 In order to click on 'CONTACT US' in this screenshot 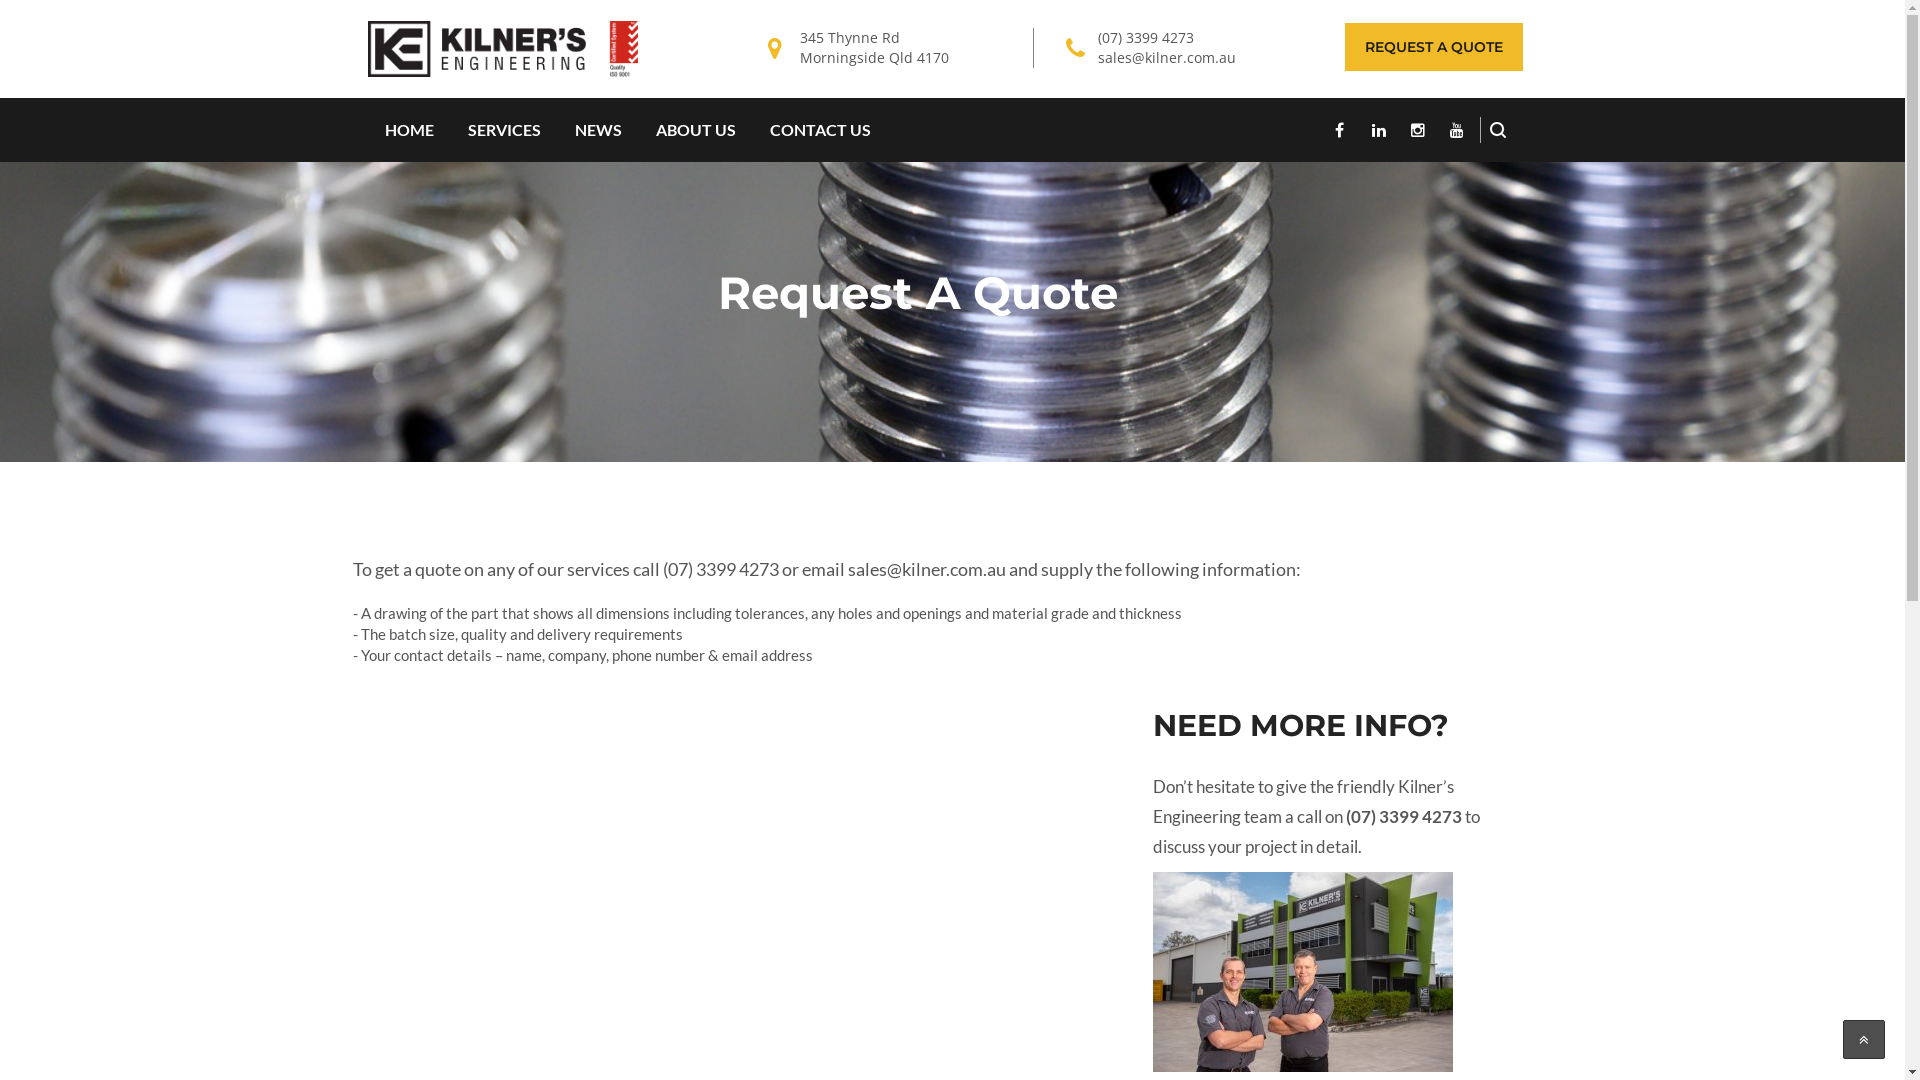, I will do `click(819, 130)`.